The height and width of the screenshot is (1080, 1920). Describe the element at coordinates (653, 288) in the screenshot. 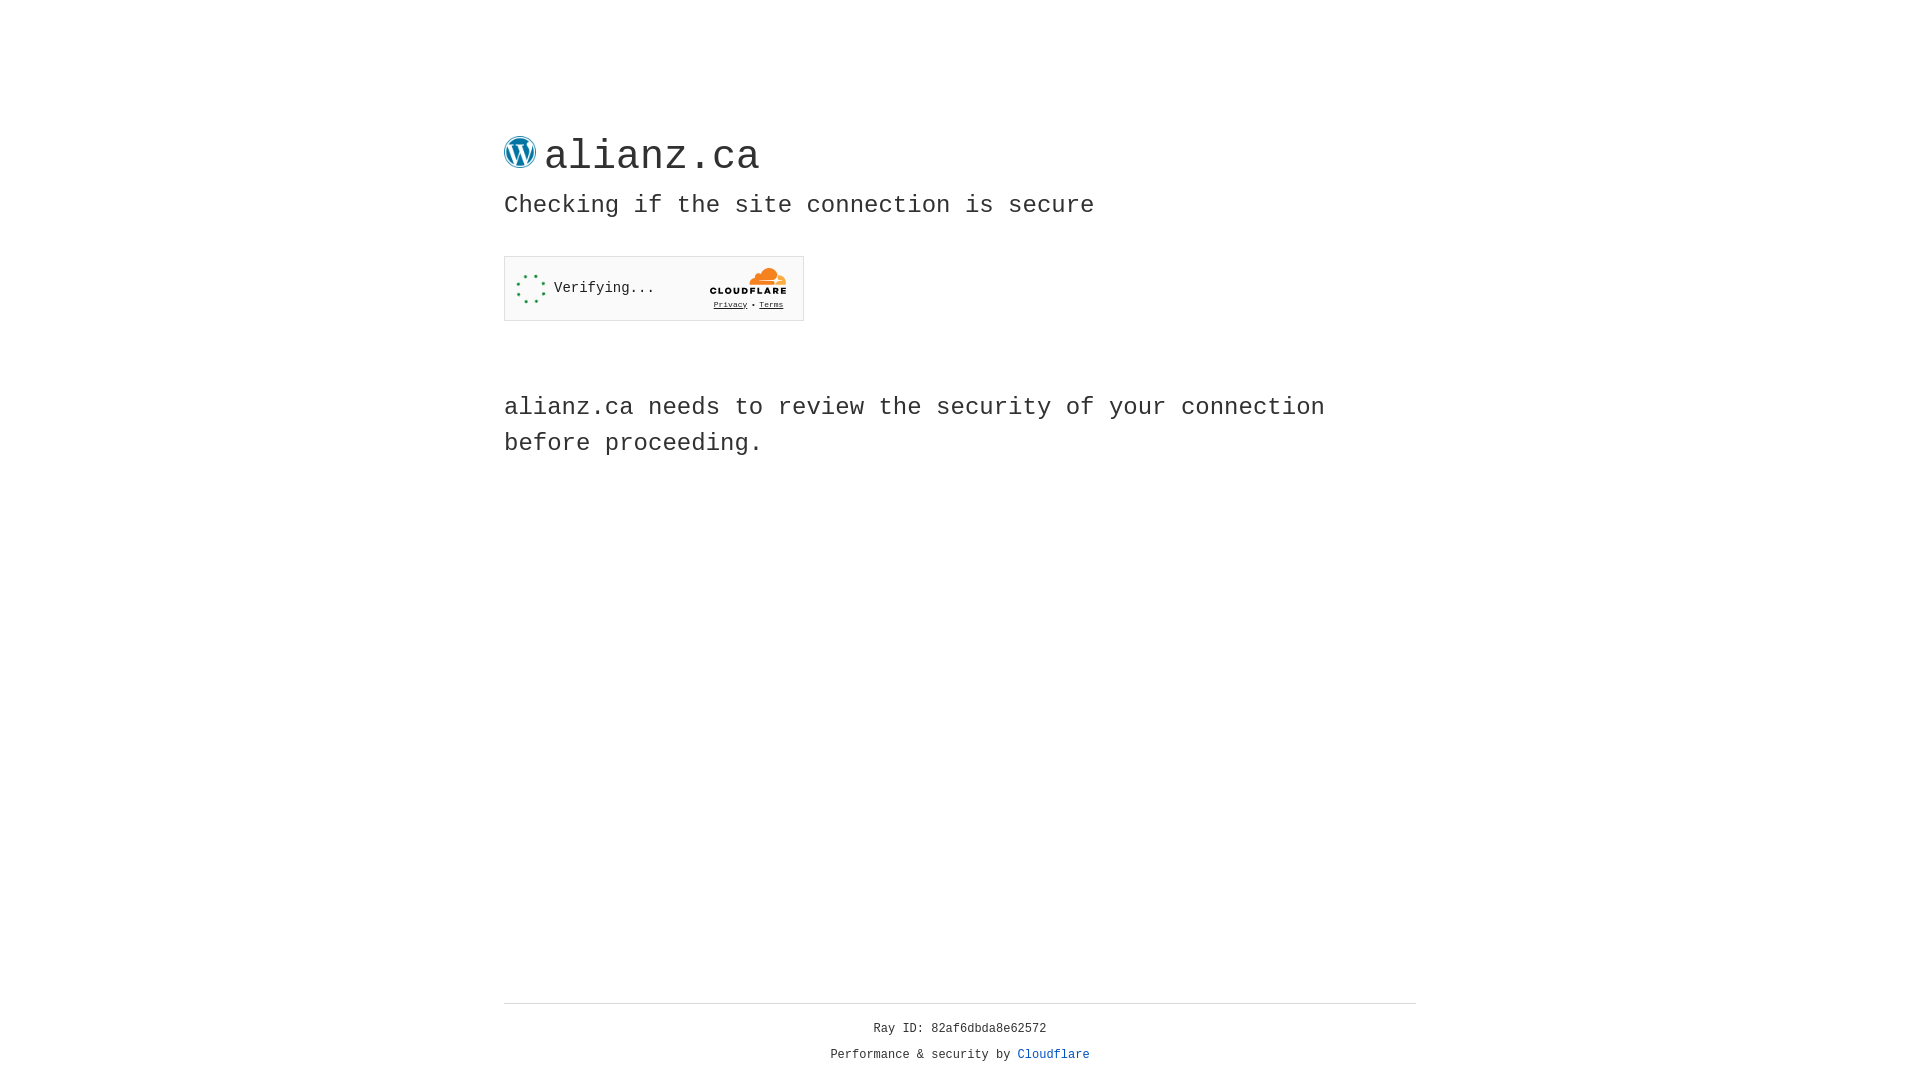

I see `'Widget containing a Cloudflare security challenge'` at that location.